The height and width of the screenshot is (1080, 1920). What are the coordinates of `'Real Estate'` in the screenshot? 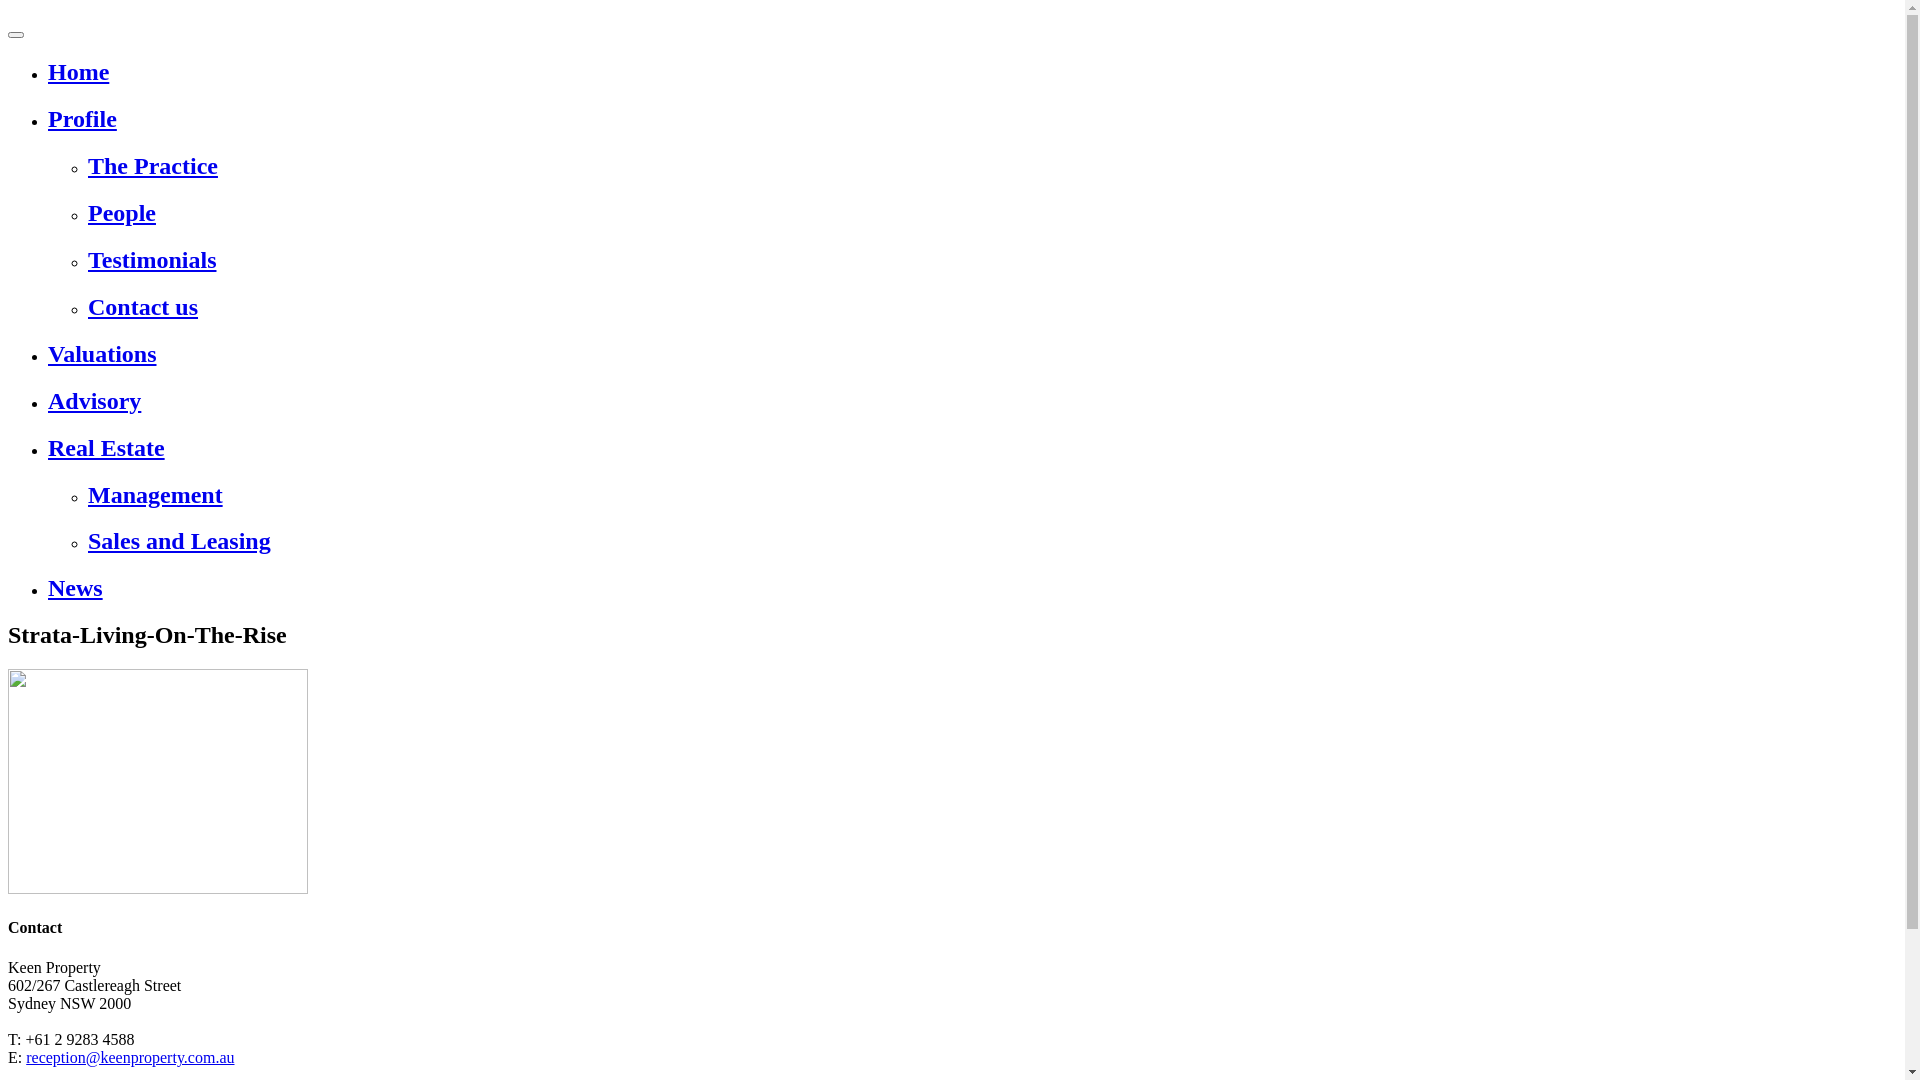 It's located at (48, 447).